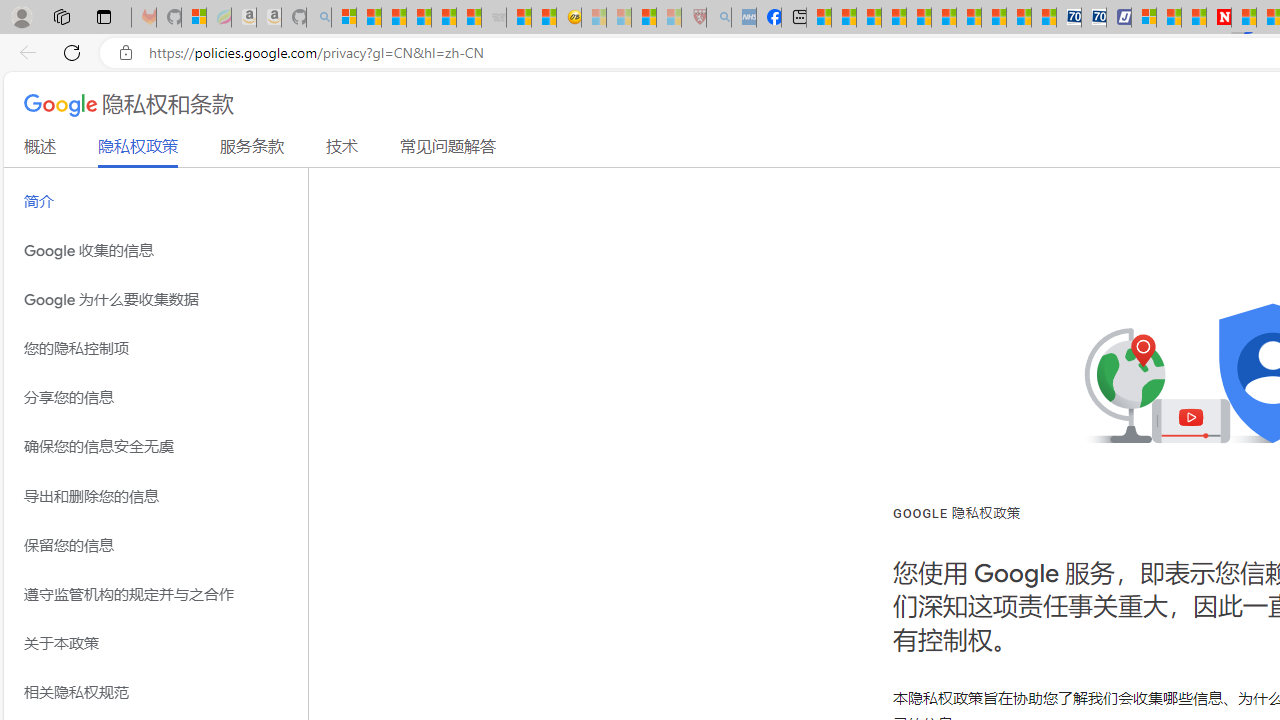 The width and height of the screenshot is (1280, 720). I want to click on 'Climate Damage Becomes Too Severe To Reverse', so click(893, 17).